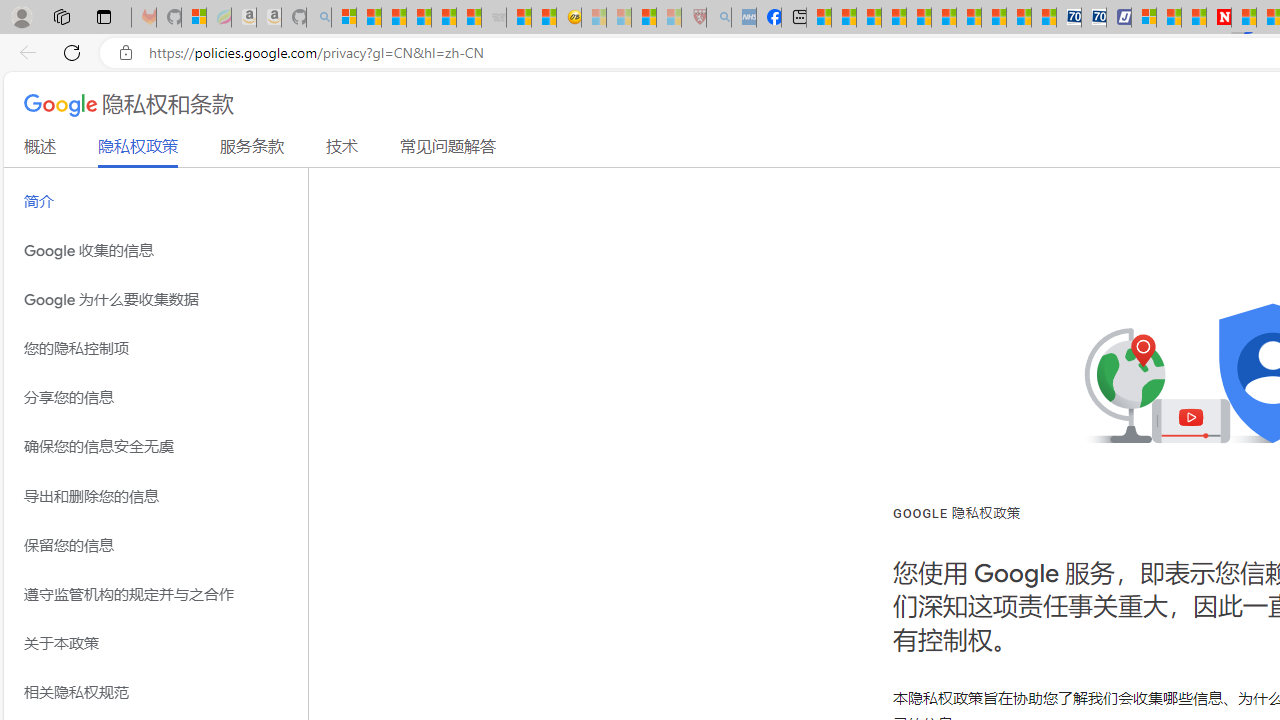 The width and height of the screenshot is (1280, 720). I want to click on 'Climate Damage Becomes Too Severe To Reverse', so click(893, 17).